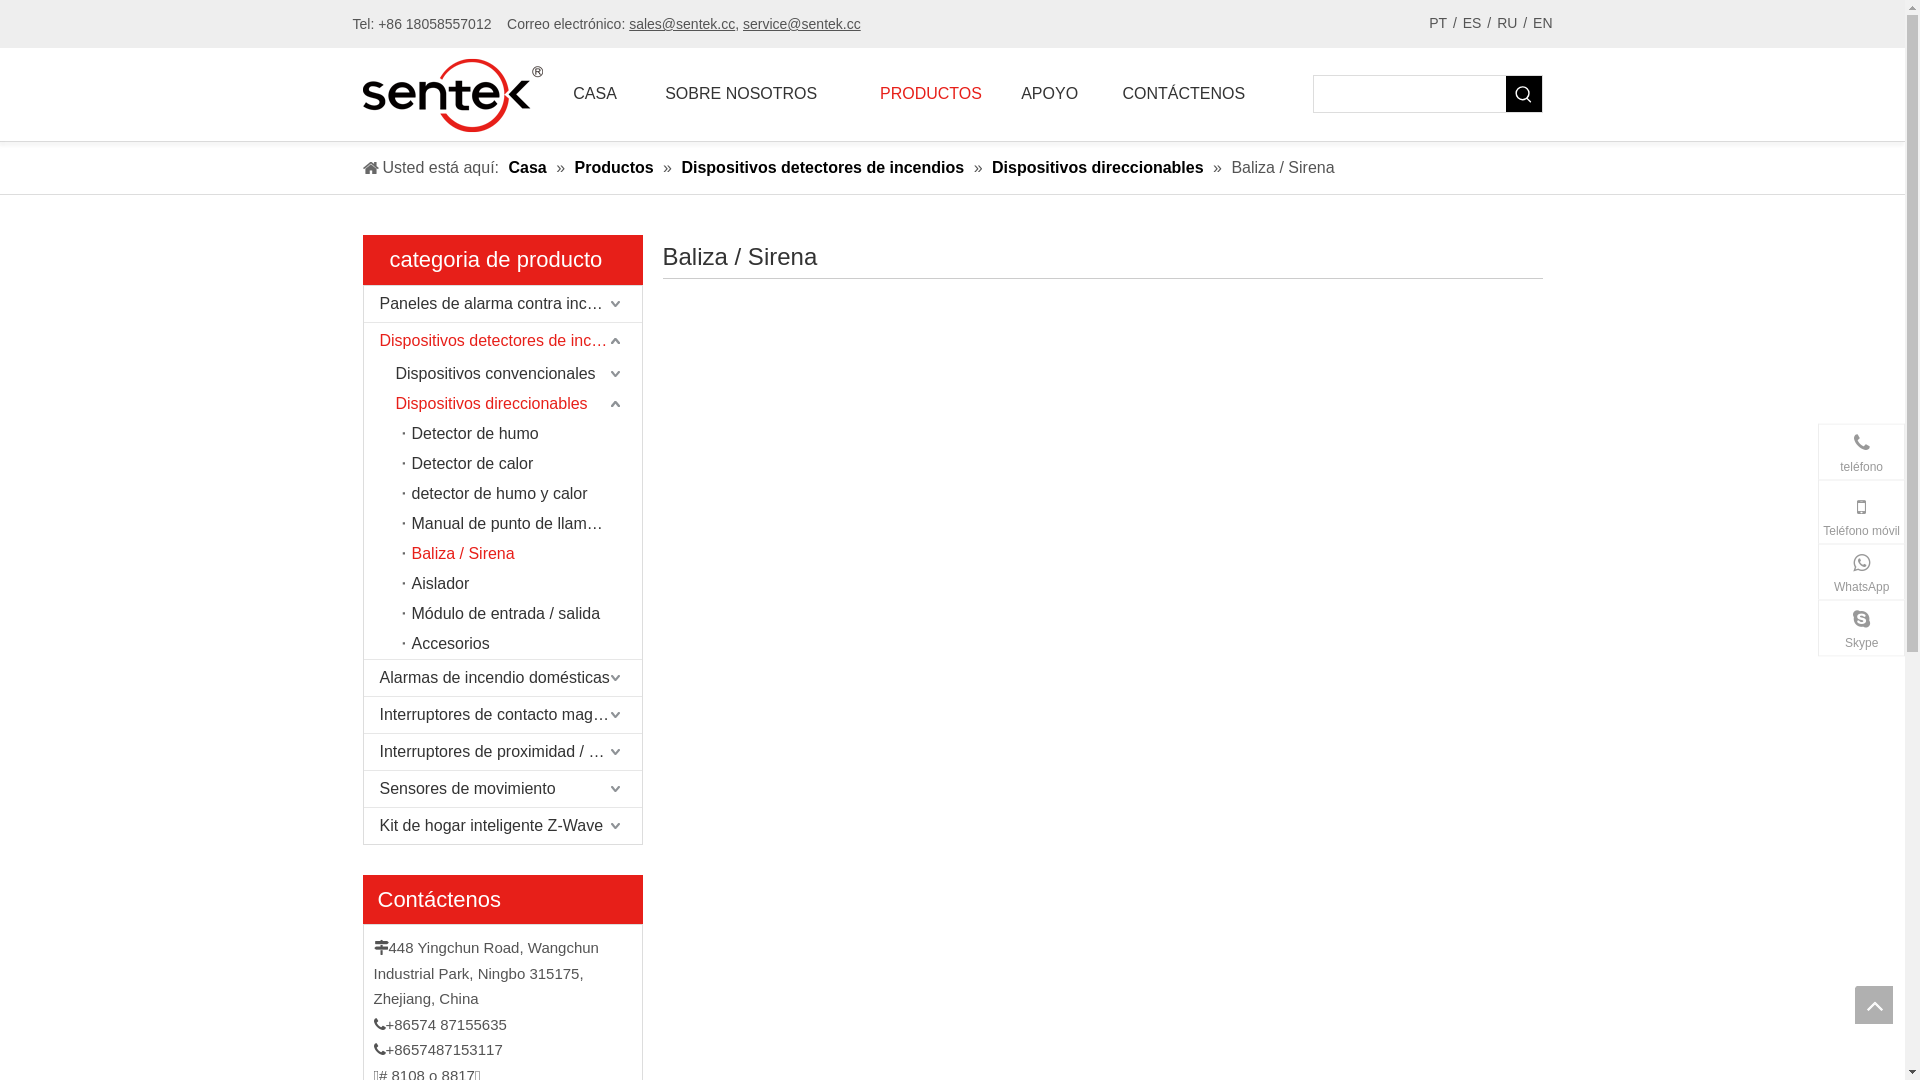 The image size is (1920, 1080). What do you see at coordinates (1872, 1005) in the screenshot?
I see `'top'` at bounding box center [1872, 1005].